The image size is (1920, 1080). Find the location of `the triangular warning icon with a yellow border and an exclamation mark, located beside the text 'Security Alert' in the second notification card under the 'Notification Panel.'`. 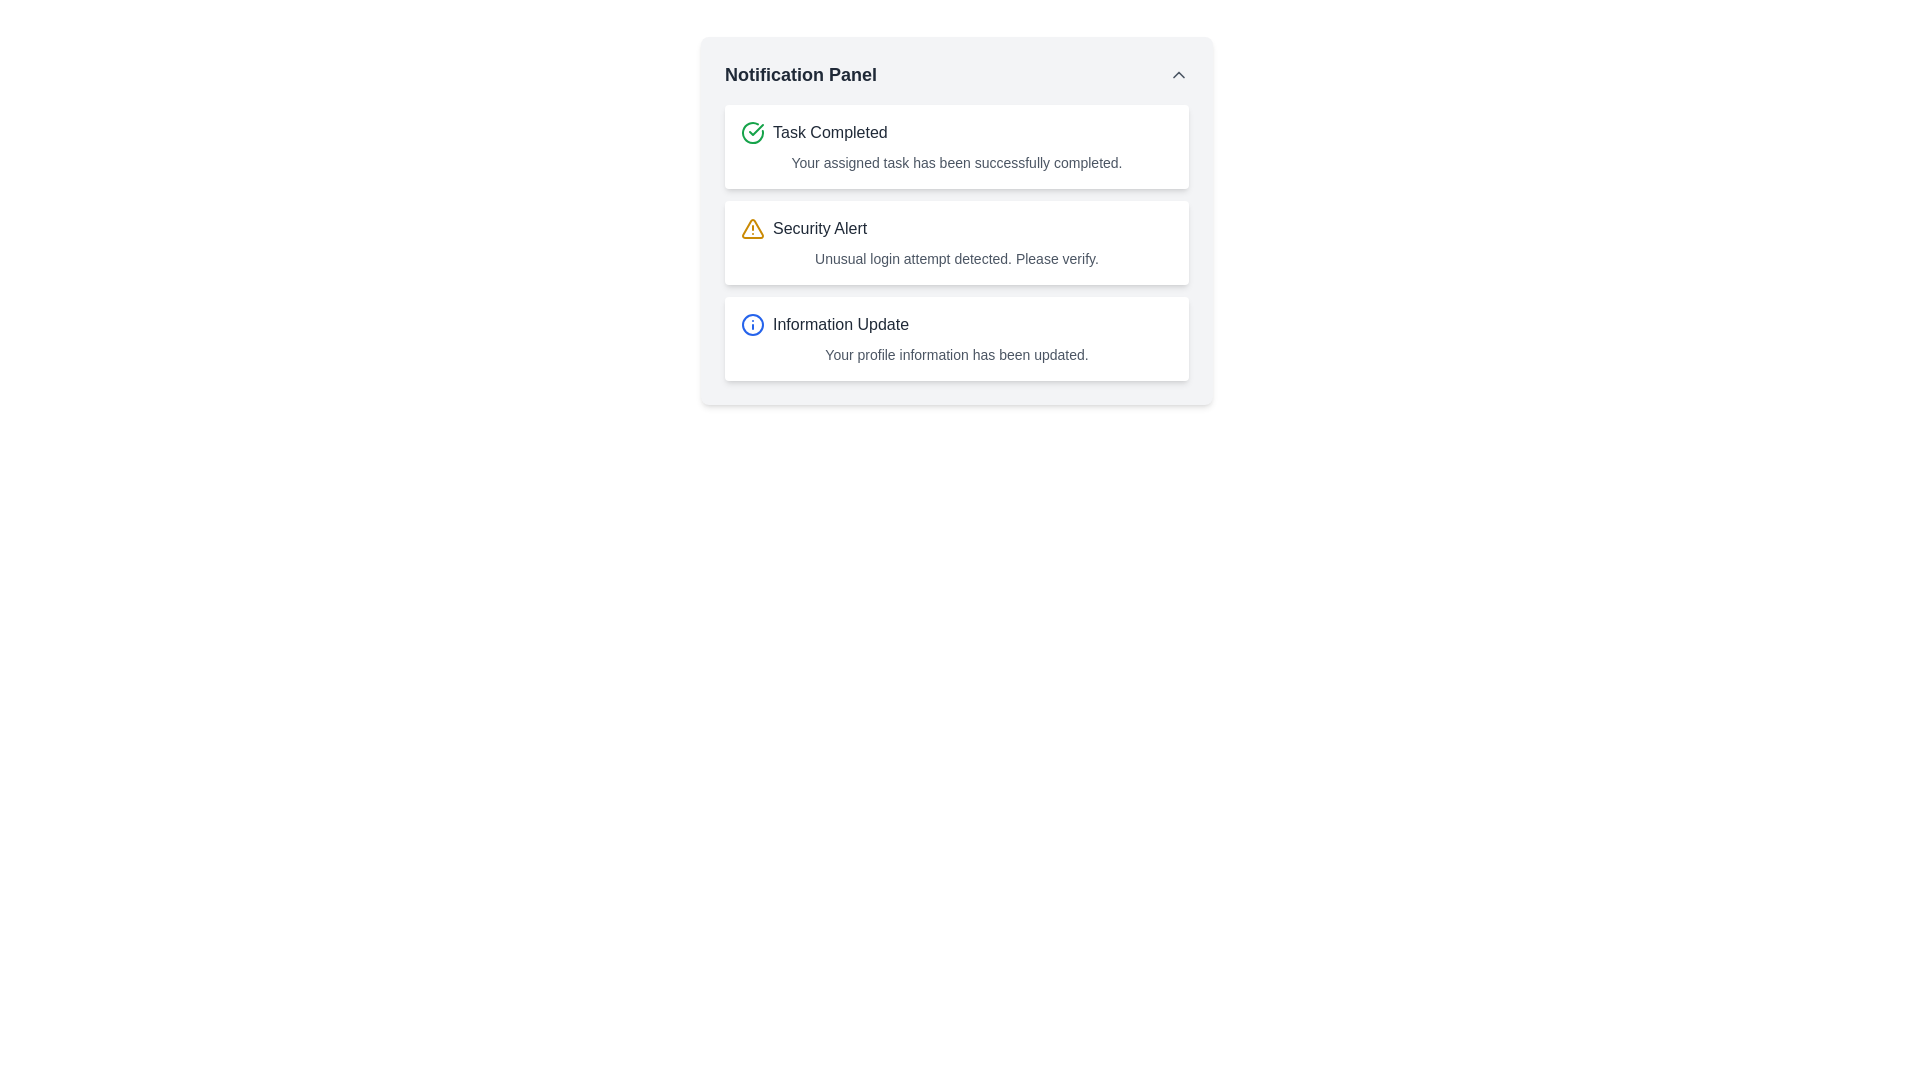

the triangular warning icon with a yellow border and an exclamation mark, located beside the text 'Security Alert' in the second notification card under the 'Notification Panel.' is located at coordinates (752, 227).